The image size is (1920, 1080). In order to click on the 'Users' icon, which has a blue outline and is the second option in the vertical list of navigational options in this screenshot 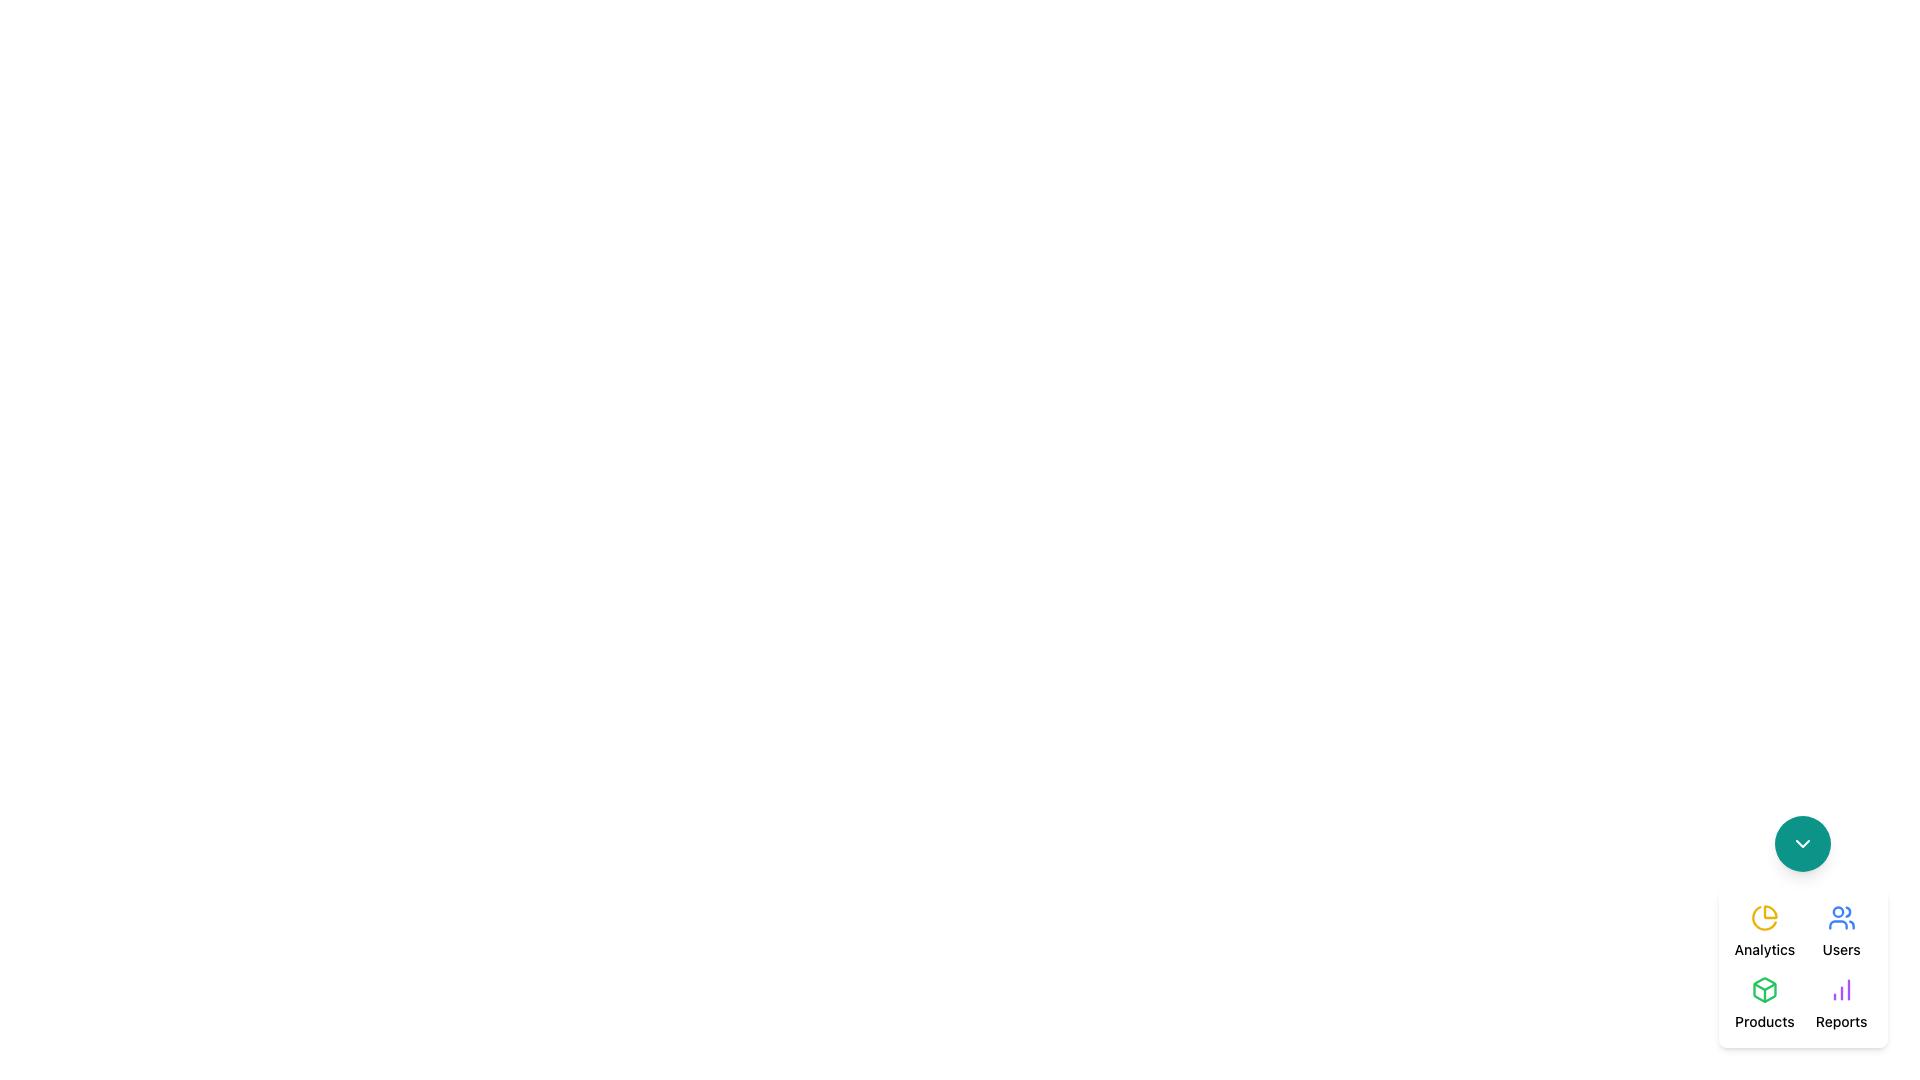, I will do `click(1838, 925)`.